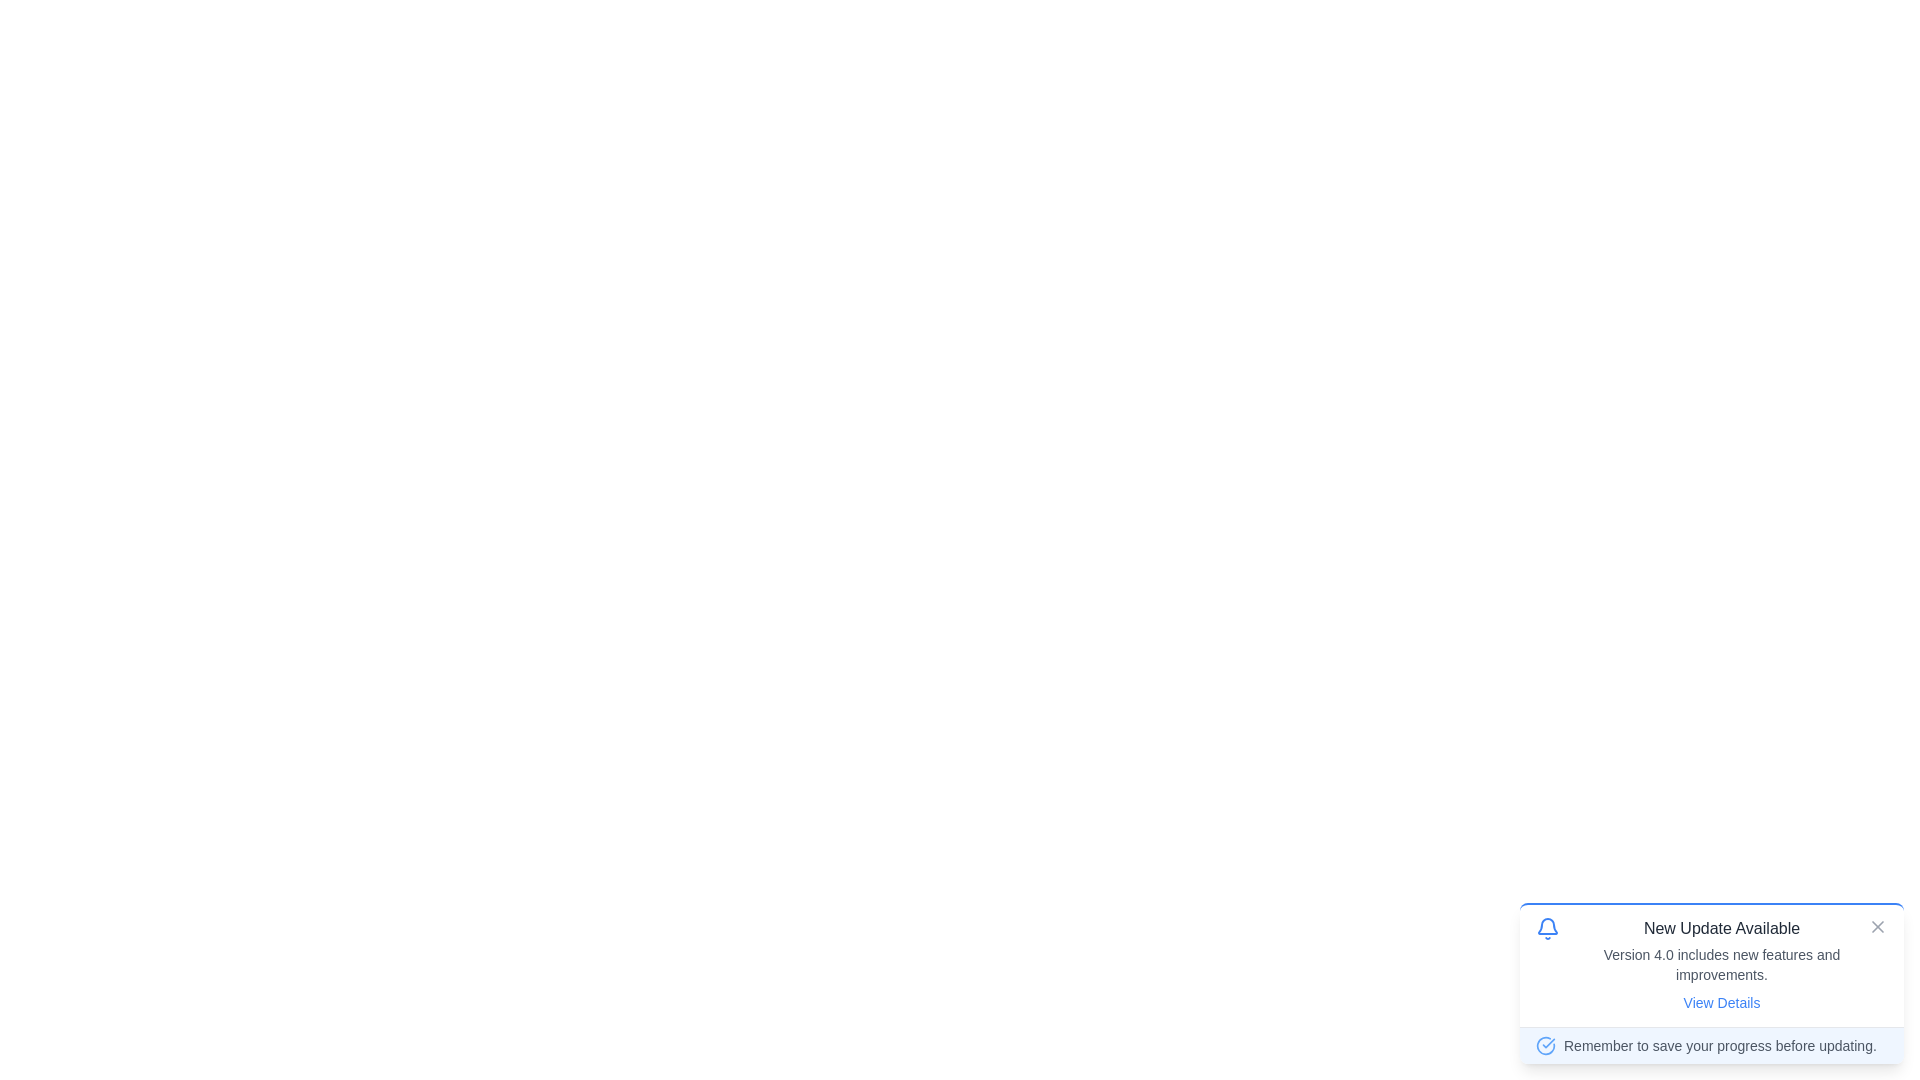 This screenshot has height=1080, width=1920. What do you see at coordinates (1544, 1044) in the screenshot?
I see `the check icon located to the left of the text 'Remember to save your progress before updating.' in the lower section of the notification box` at bounding box center [1544, 1044].